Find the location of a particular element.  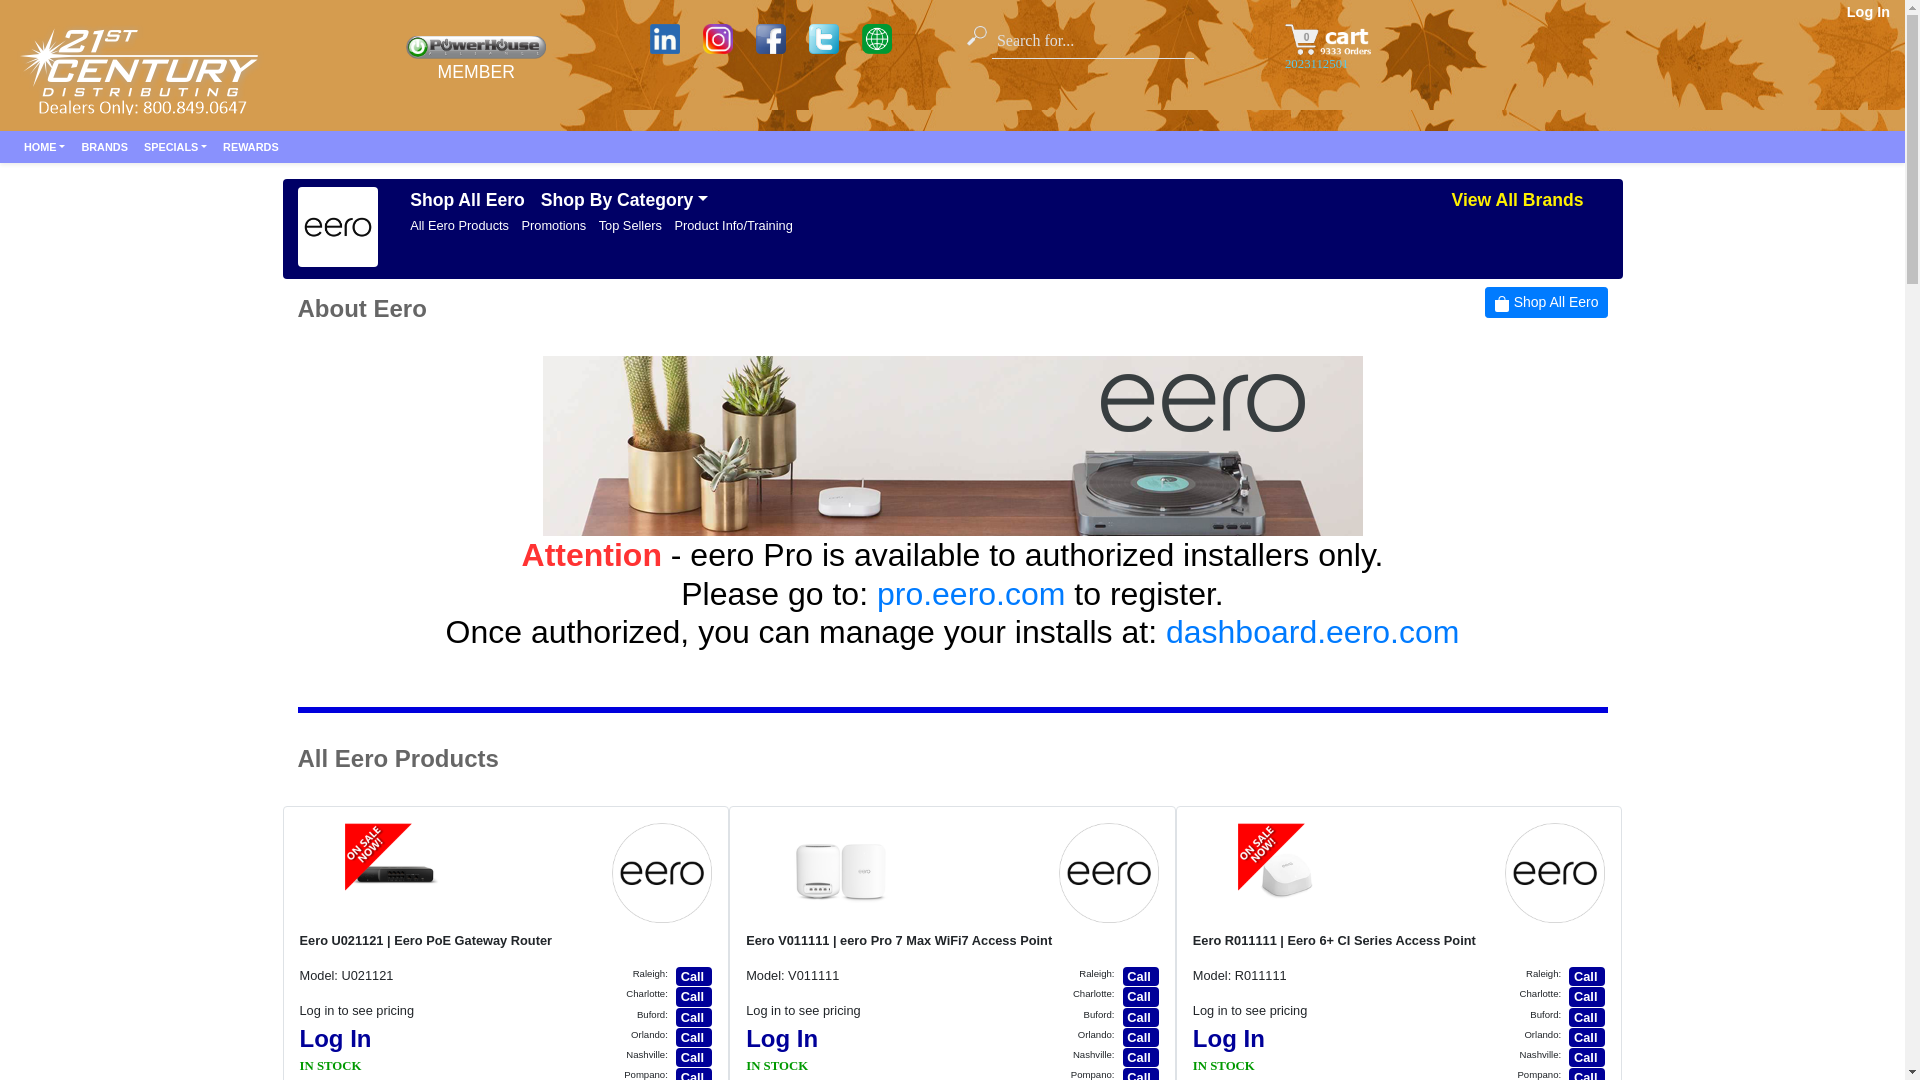

'Top Sellers' is located at coordinates (629, 225).